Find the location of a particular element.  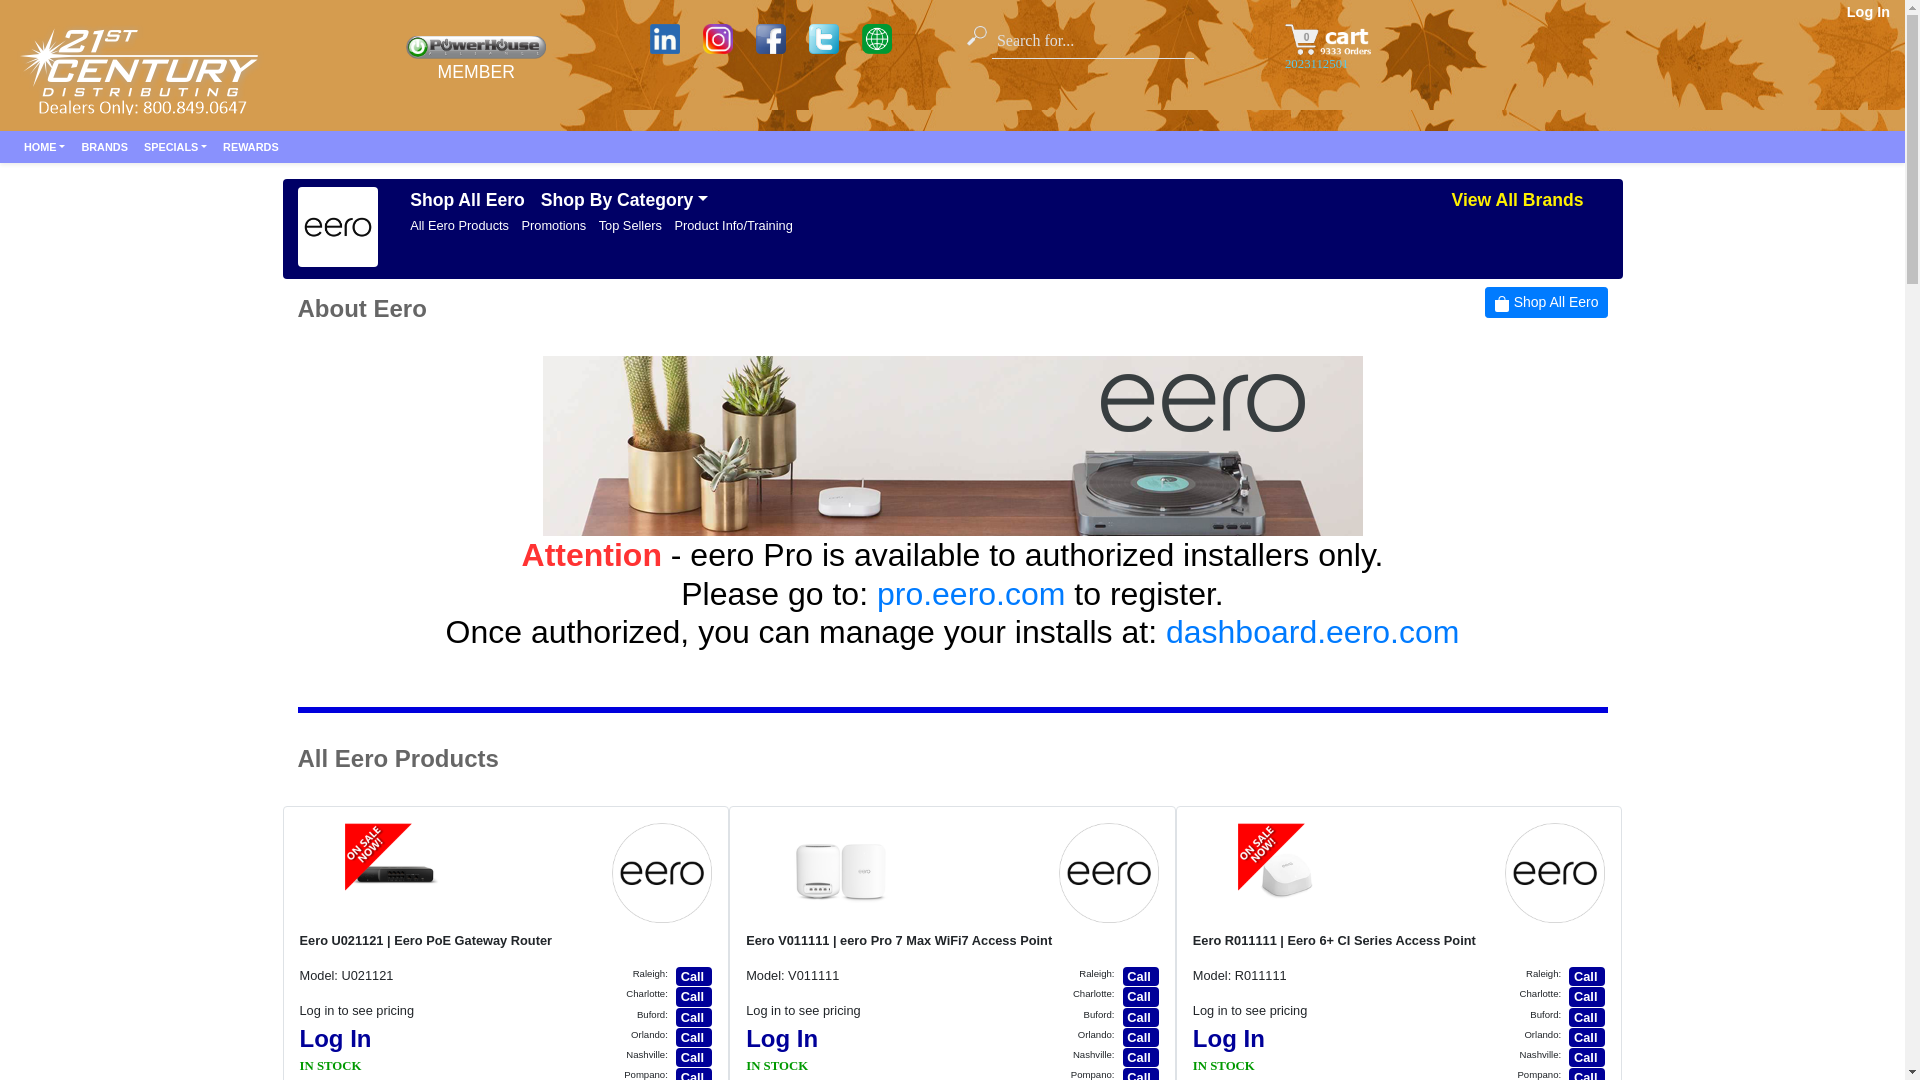

'Top Sellers' is located at coordinates (629, 225).